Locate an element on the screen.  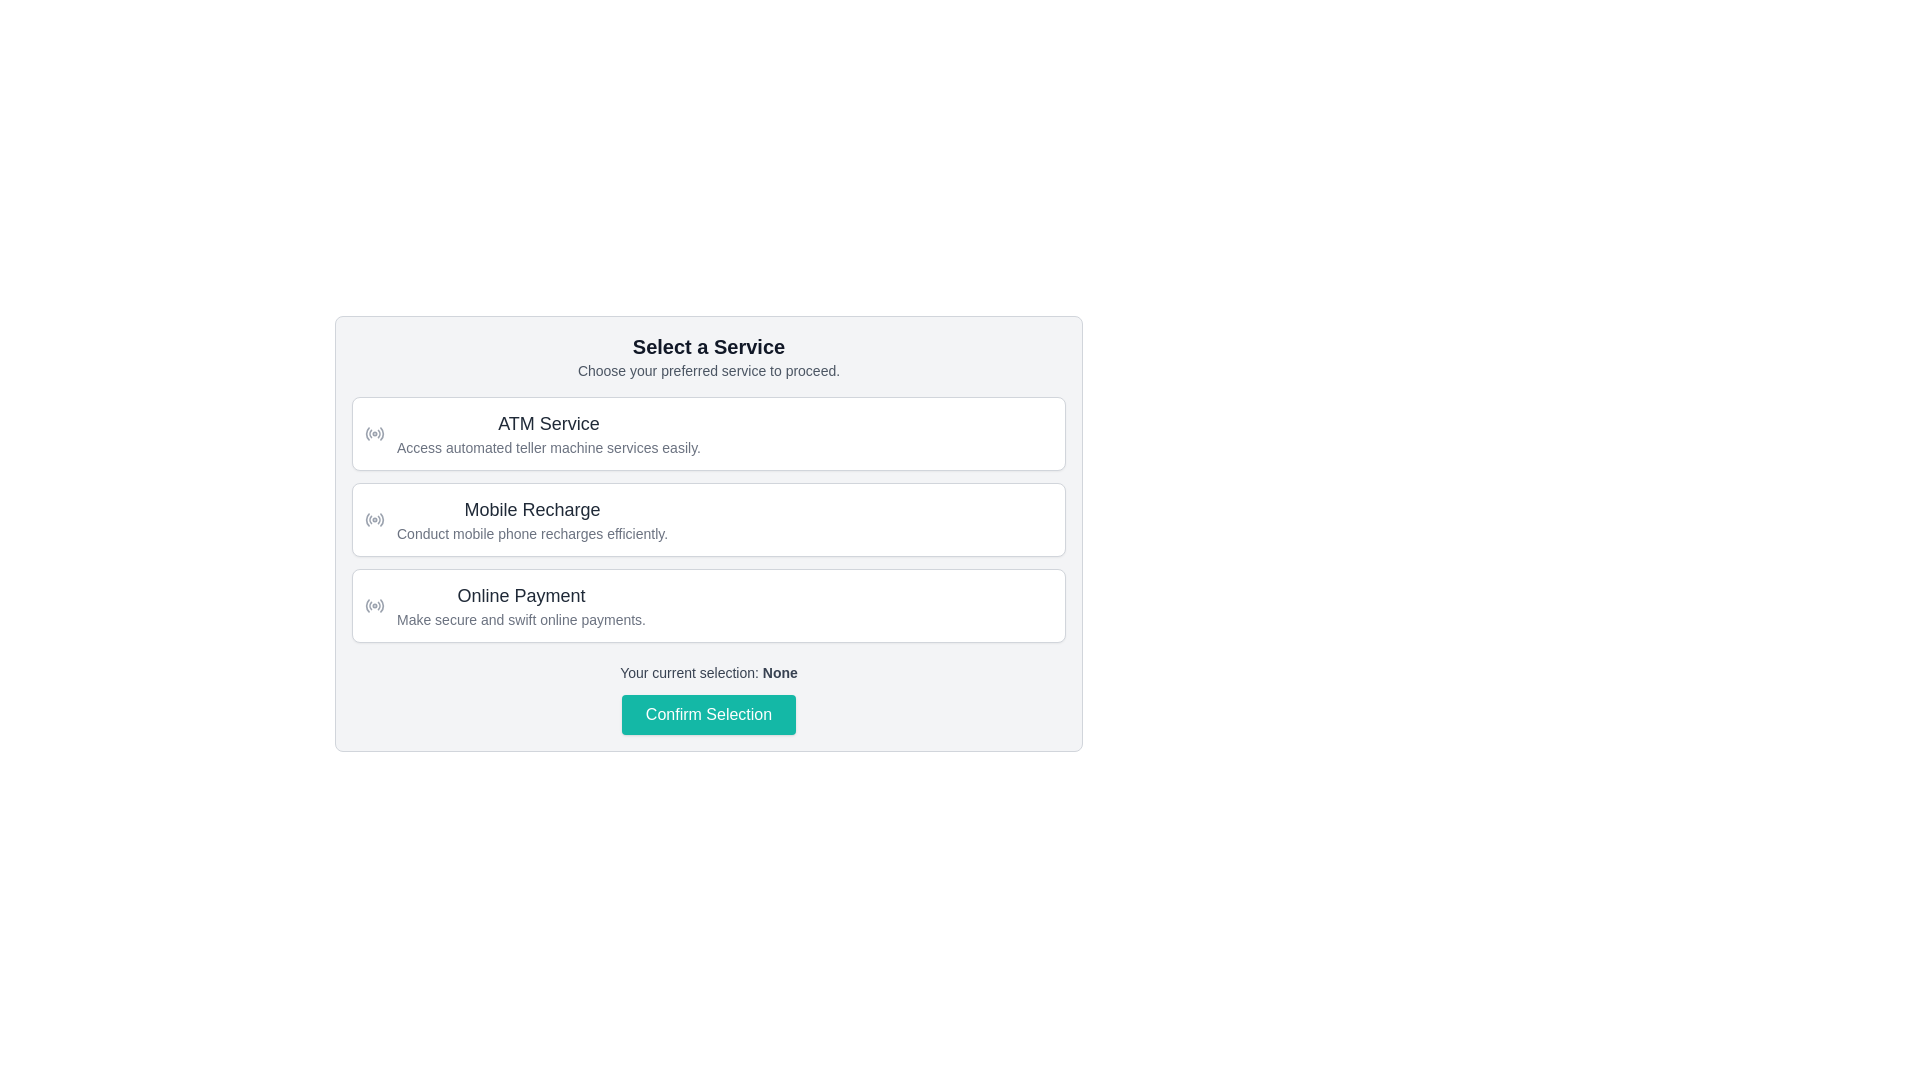
the 'Mobile Recharge' selectable list item, which is the second item in the vertical list under the 'Select a Service' section is located at coordinates (709, 532).